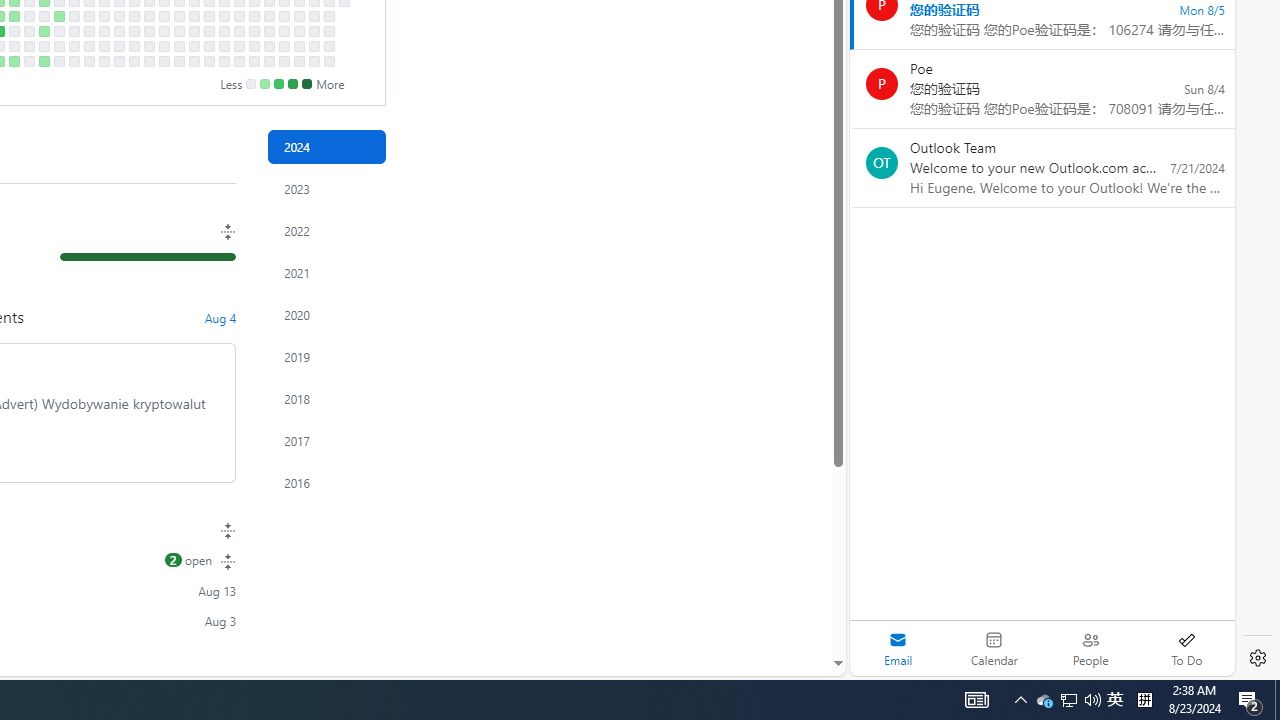 The image size is (1280, 720). What do you see at coordinates (297, 45) in the screenshot?
I see `'No contributions on December 13th.'` at bounding box center [297, 45].